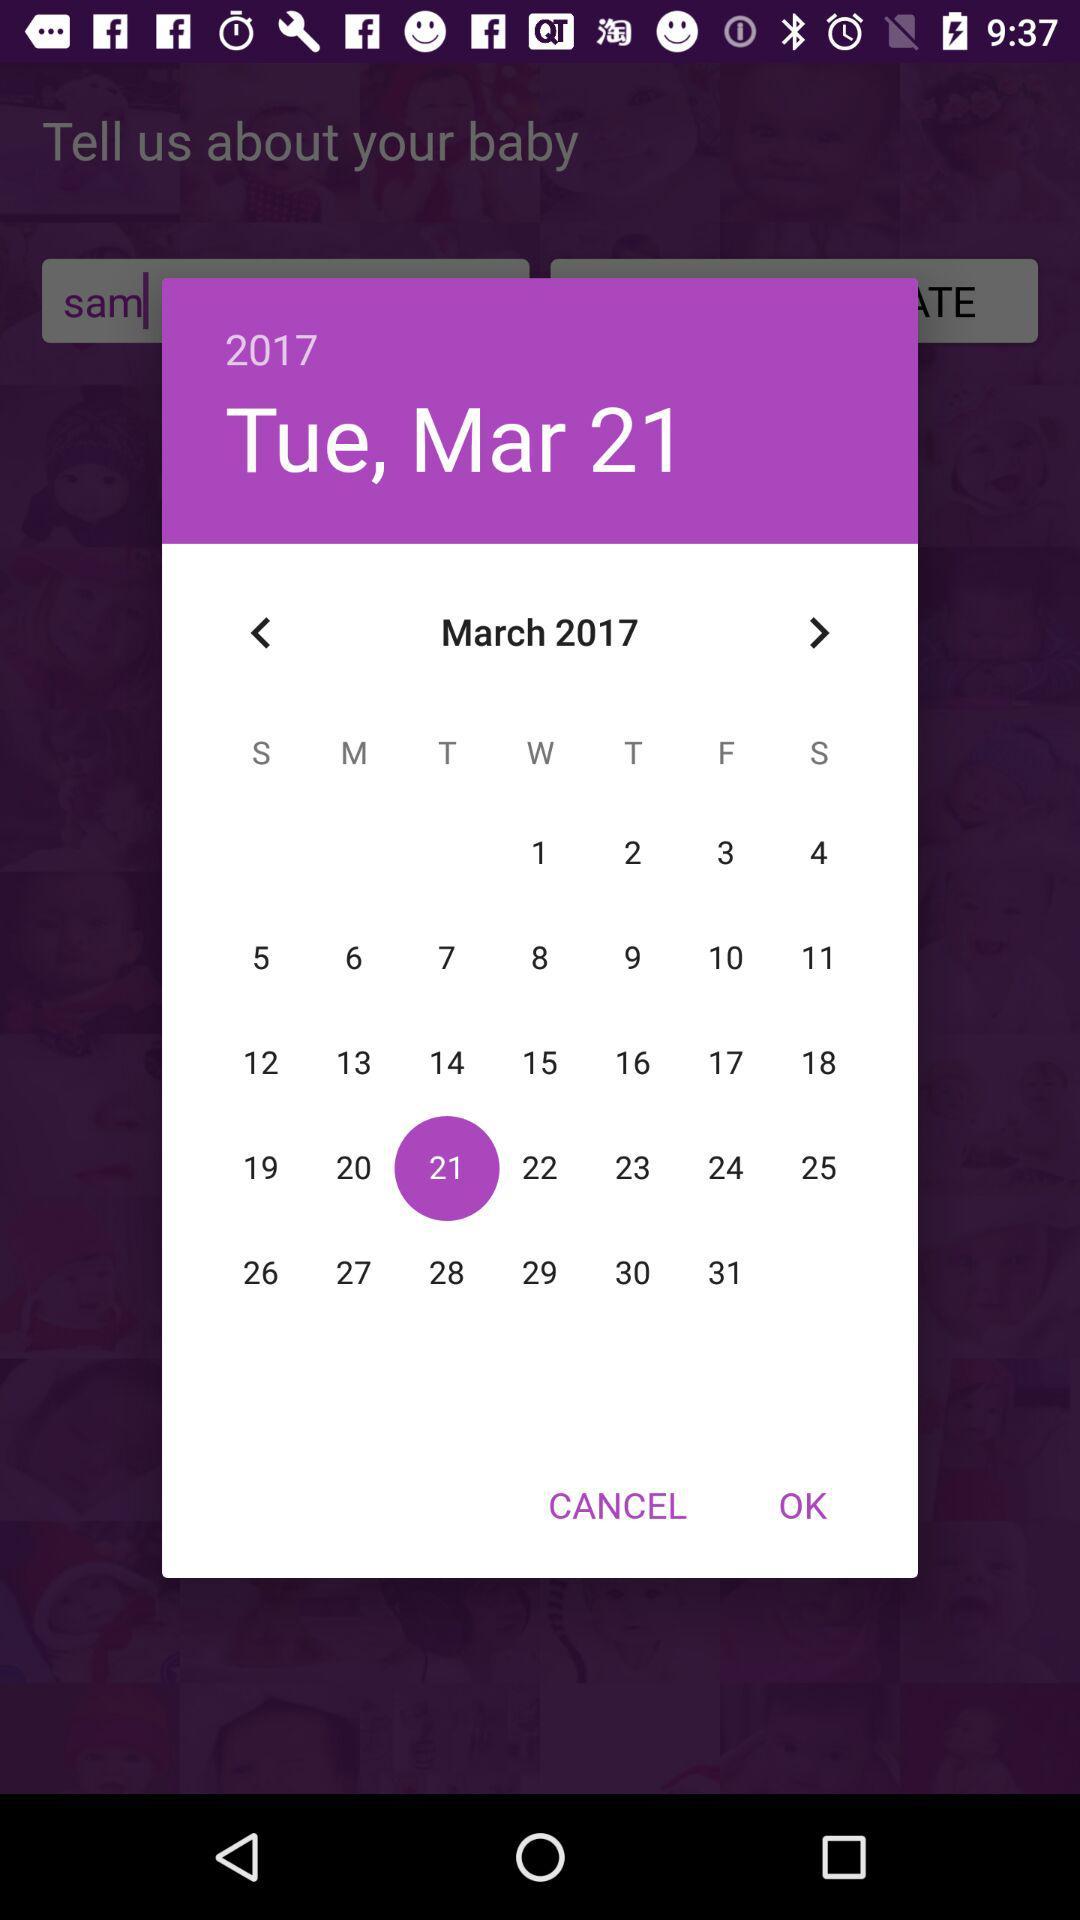 The width and height of the screenshot is (1080, 1920). I want to click on item at the top left corner, so click(260, 632).